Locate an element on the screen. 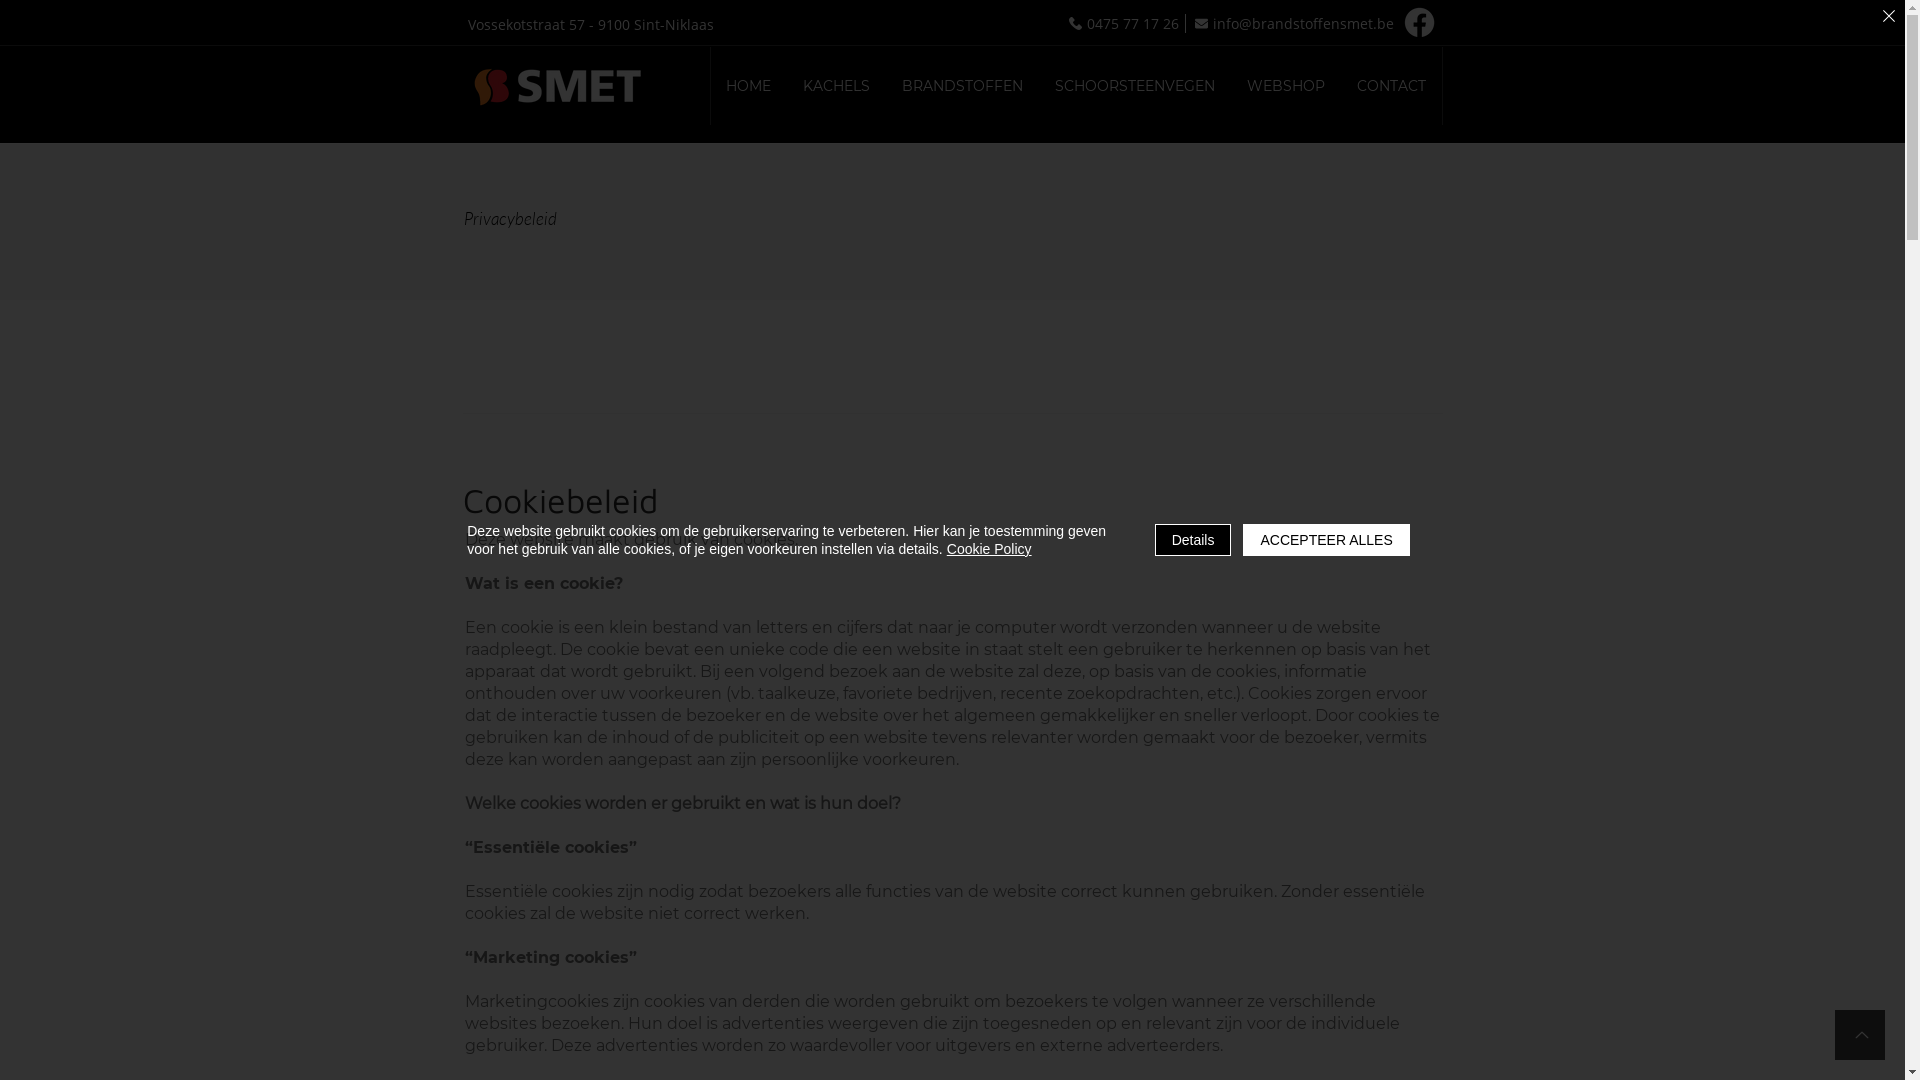 Image resolution: width=1920 pixels, height=1080 pixels. 'SCHOORSTEENVEGEN' is located at coordinates (1134, 84).